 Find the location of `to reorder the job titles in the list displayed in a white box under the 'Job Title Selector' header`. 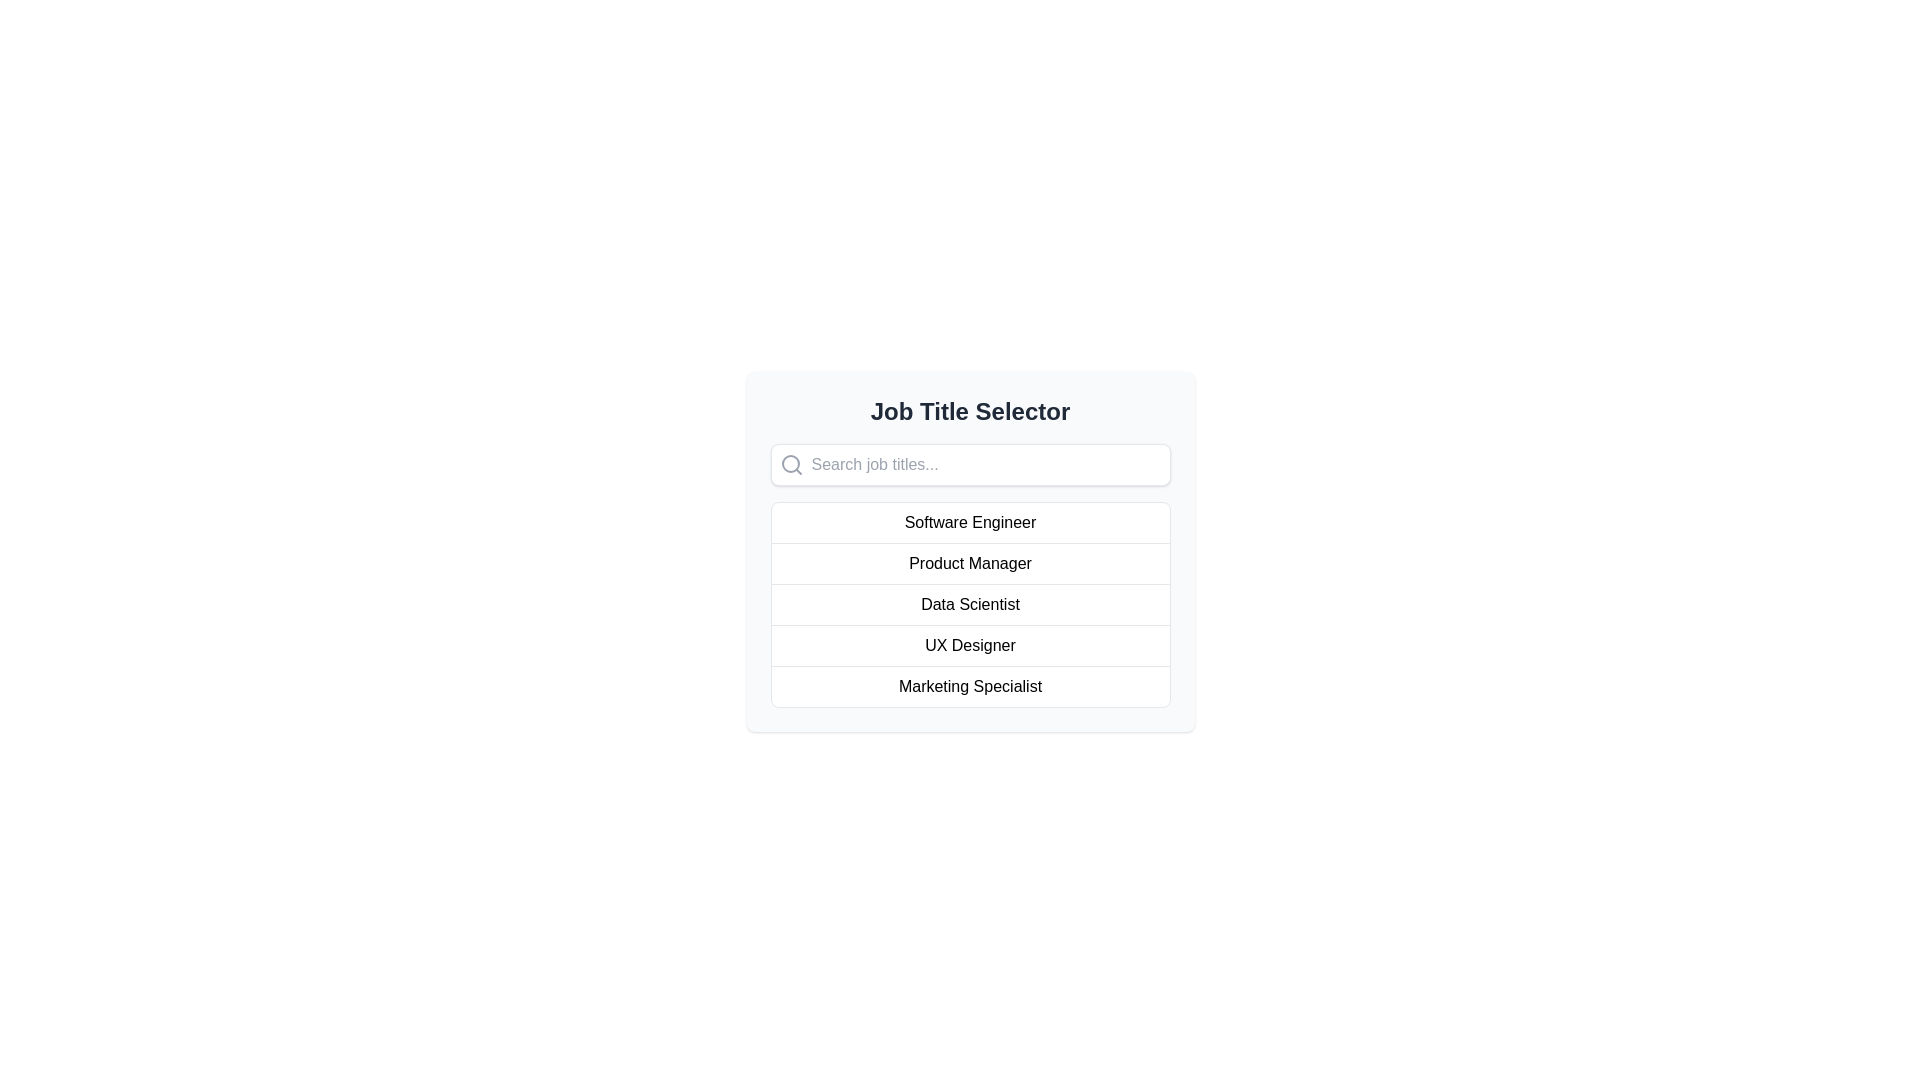

to reorder the job titles in the list displayed in a white box under the 'Job Title Selector' header is located at coordinates (970, 604).